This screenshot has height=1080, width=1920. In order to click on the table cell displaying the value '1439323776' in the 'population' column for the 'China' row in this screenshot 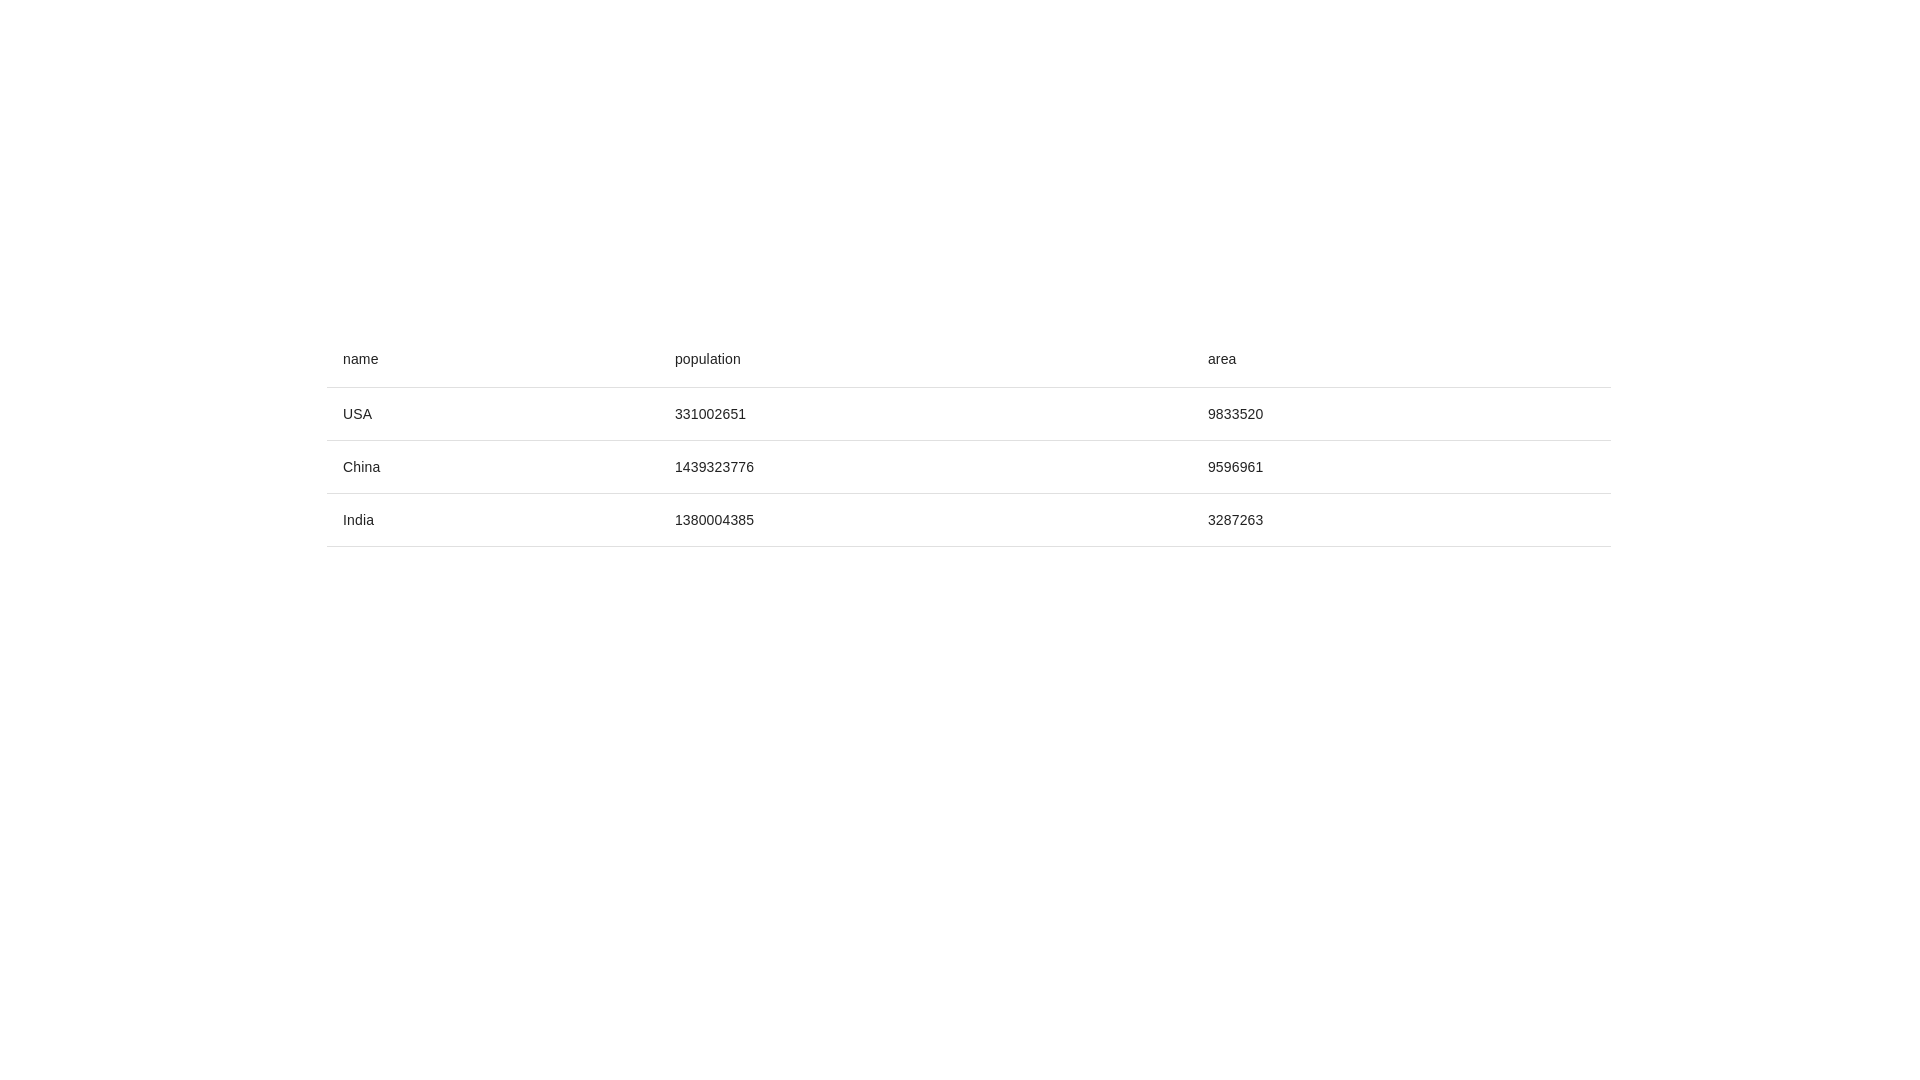, I will do `click(924, 466)`.